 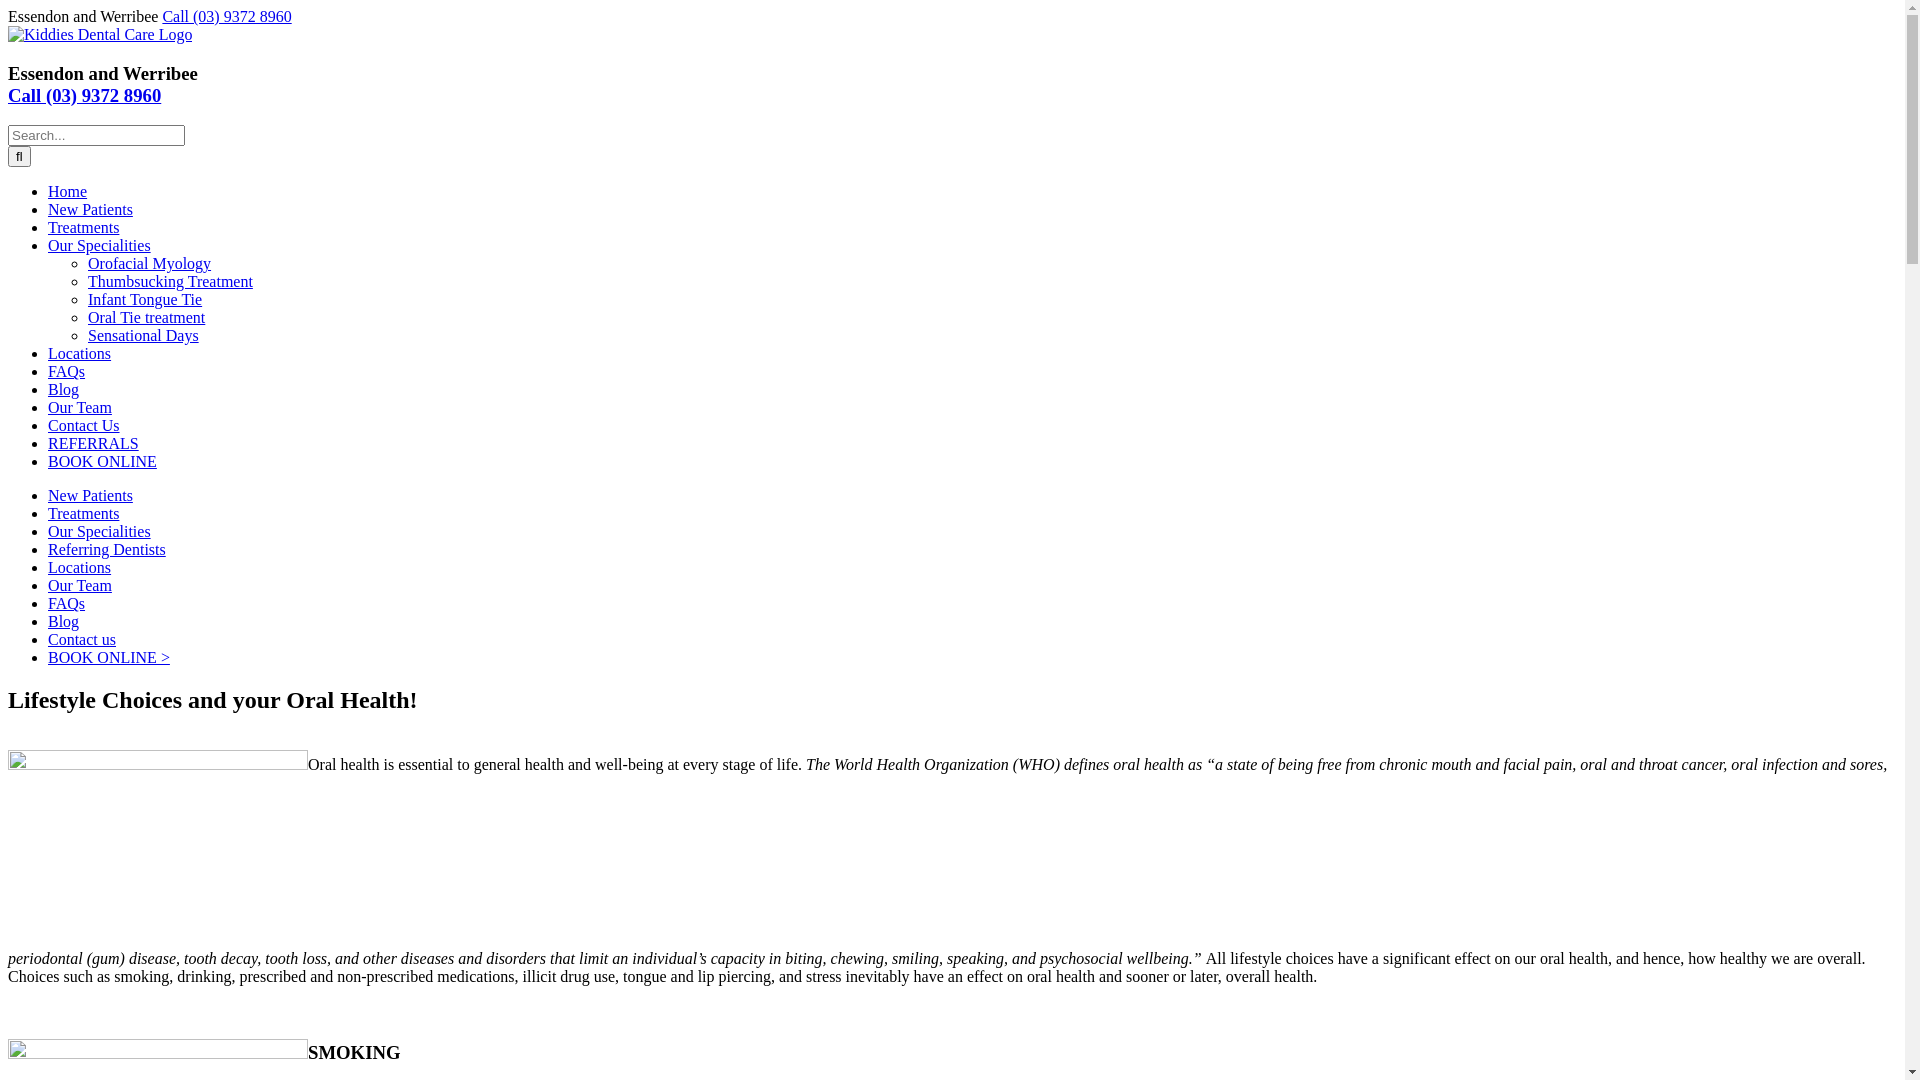 What do you see at coordinates (48, 209) in the screenshot?
I see `'New Patients'` at bounding box center [48, 209].